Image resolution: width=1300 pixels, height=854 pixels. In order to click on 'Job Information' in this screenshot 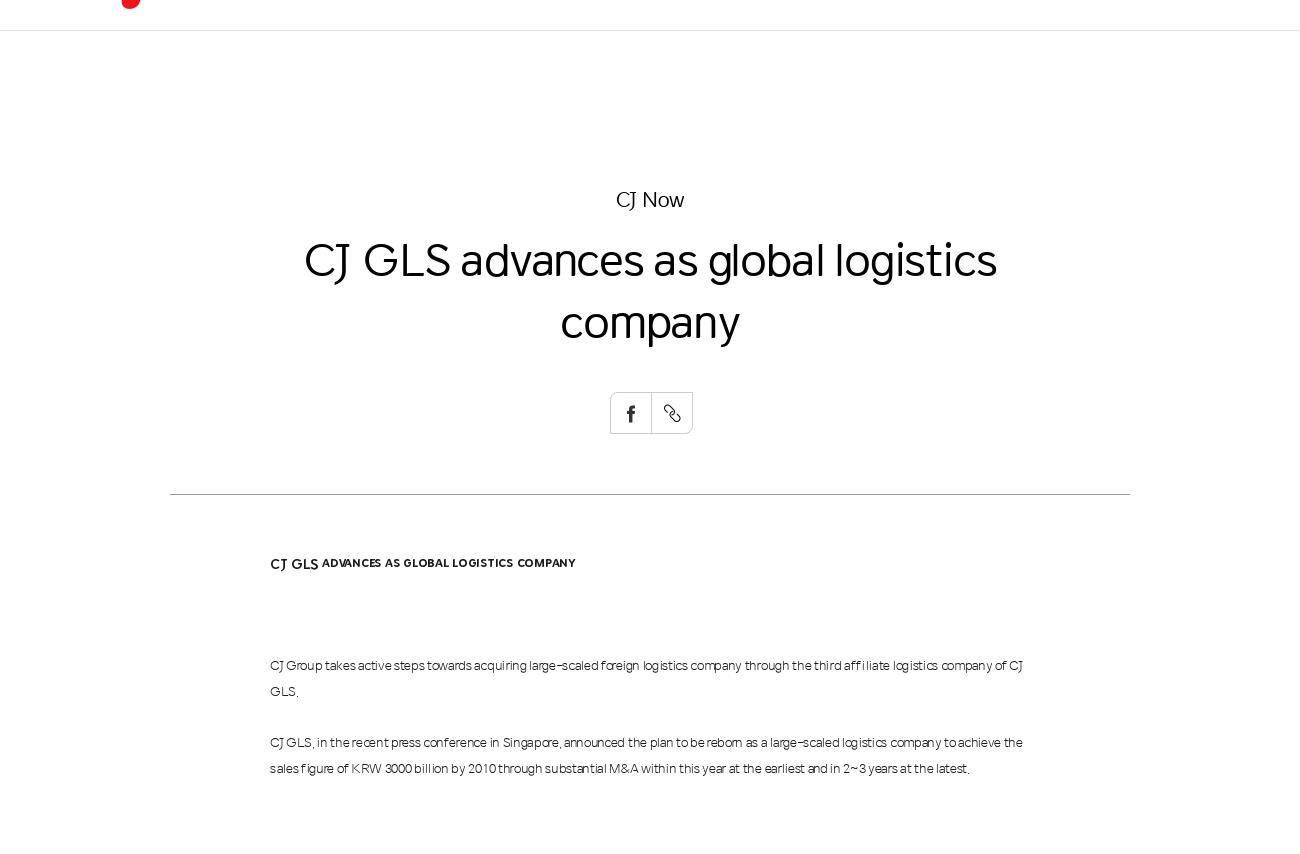, I will do `click(1019, 157)`.